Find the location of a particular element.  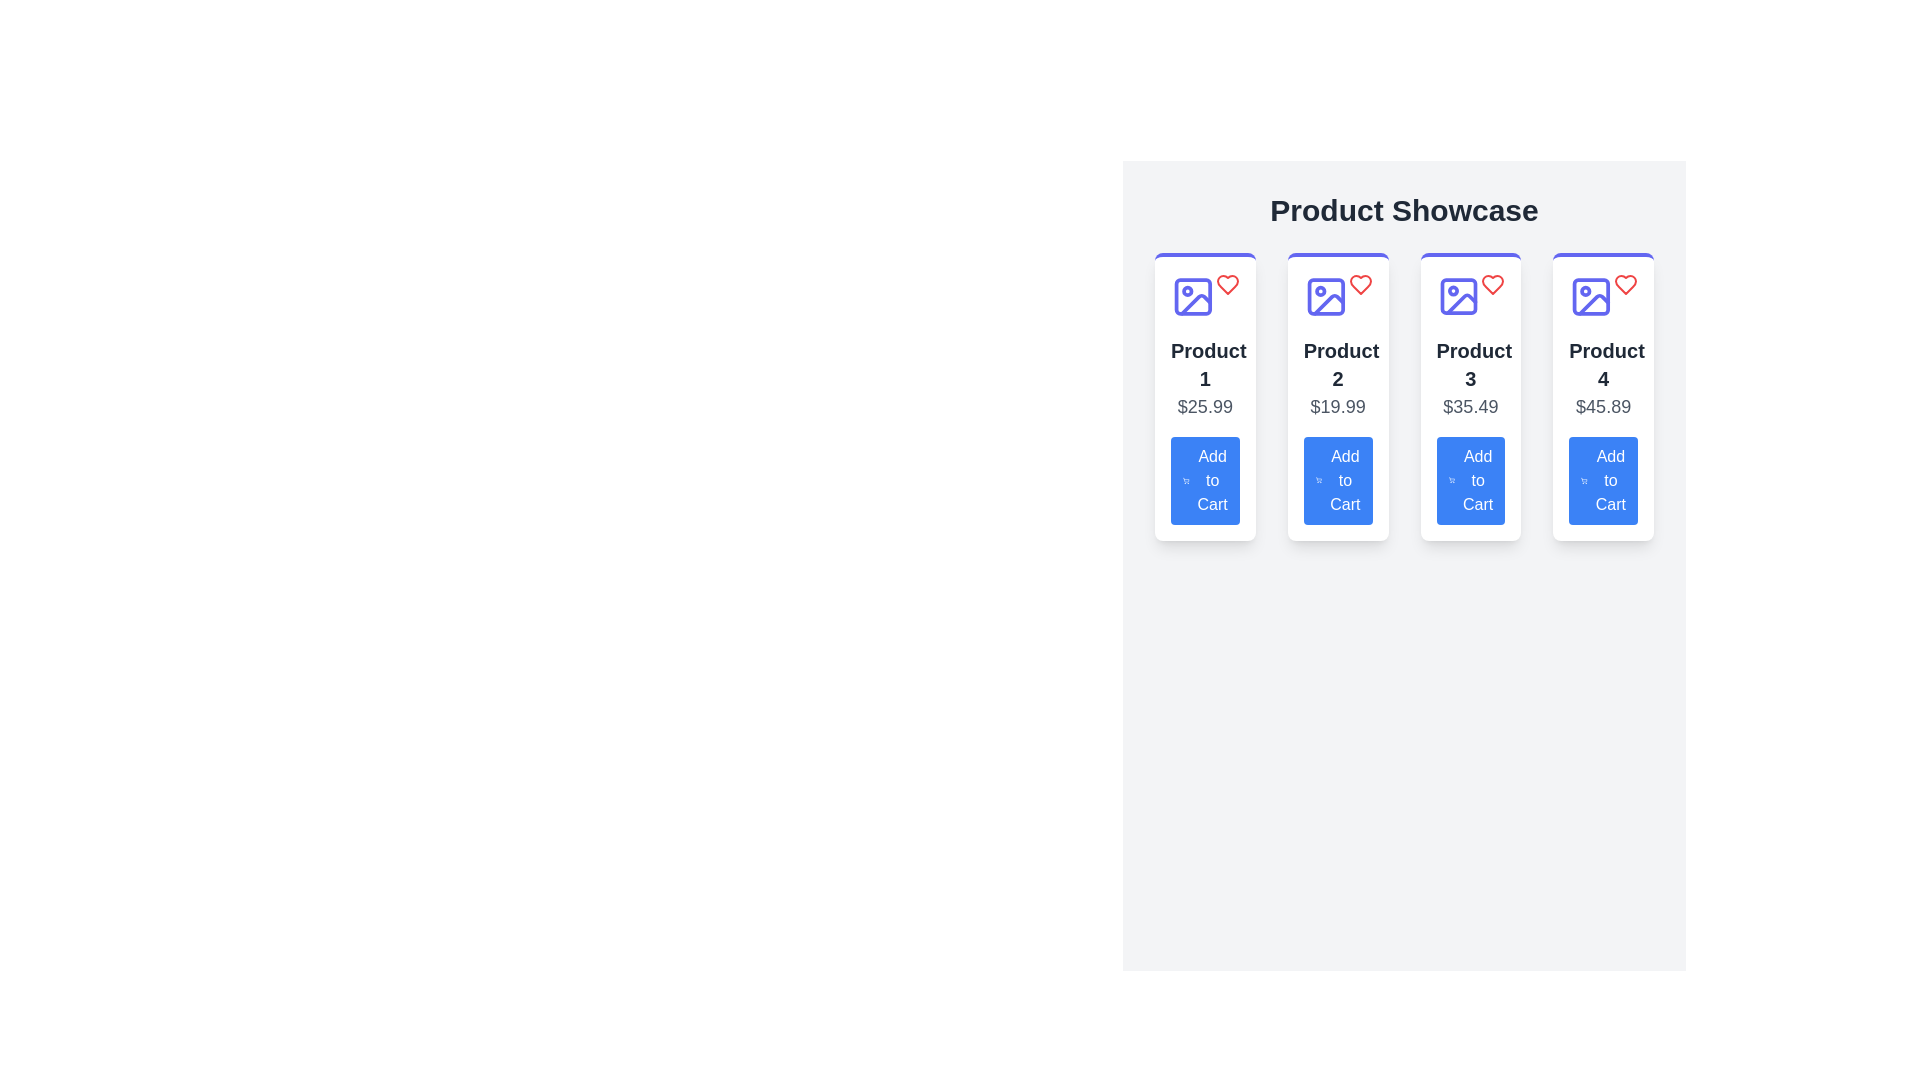

the Text Display element showing the price '$45.89' located below the title 'Product 4' and above the 'Add to Cart' button is located at coordinates (1603, 406).